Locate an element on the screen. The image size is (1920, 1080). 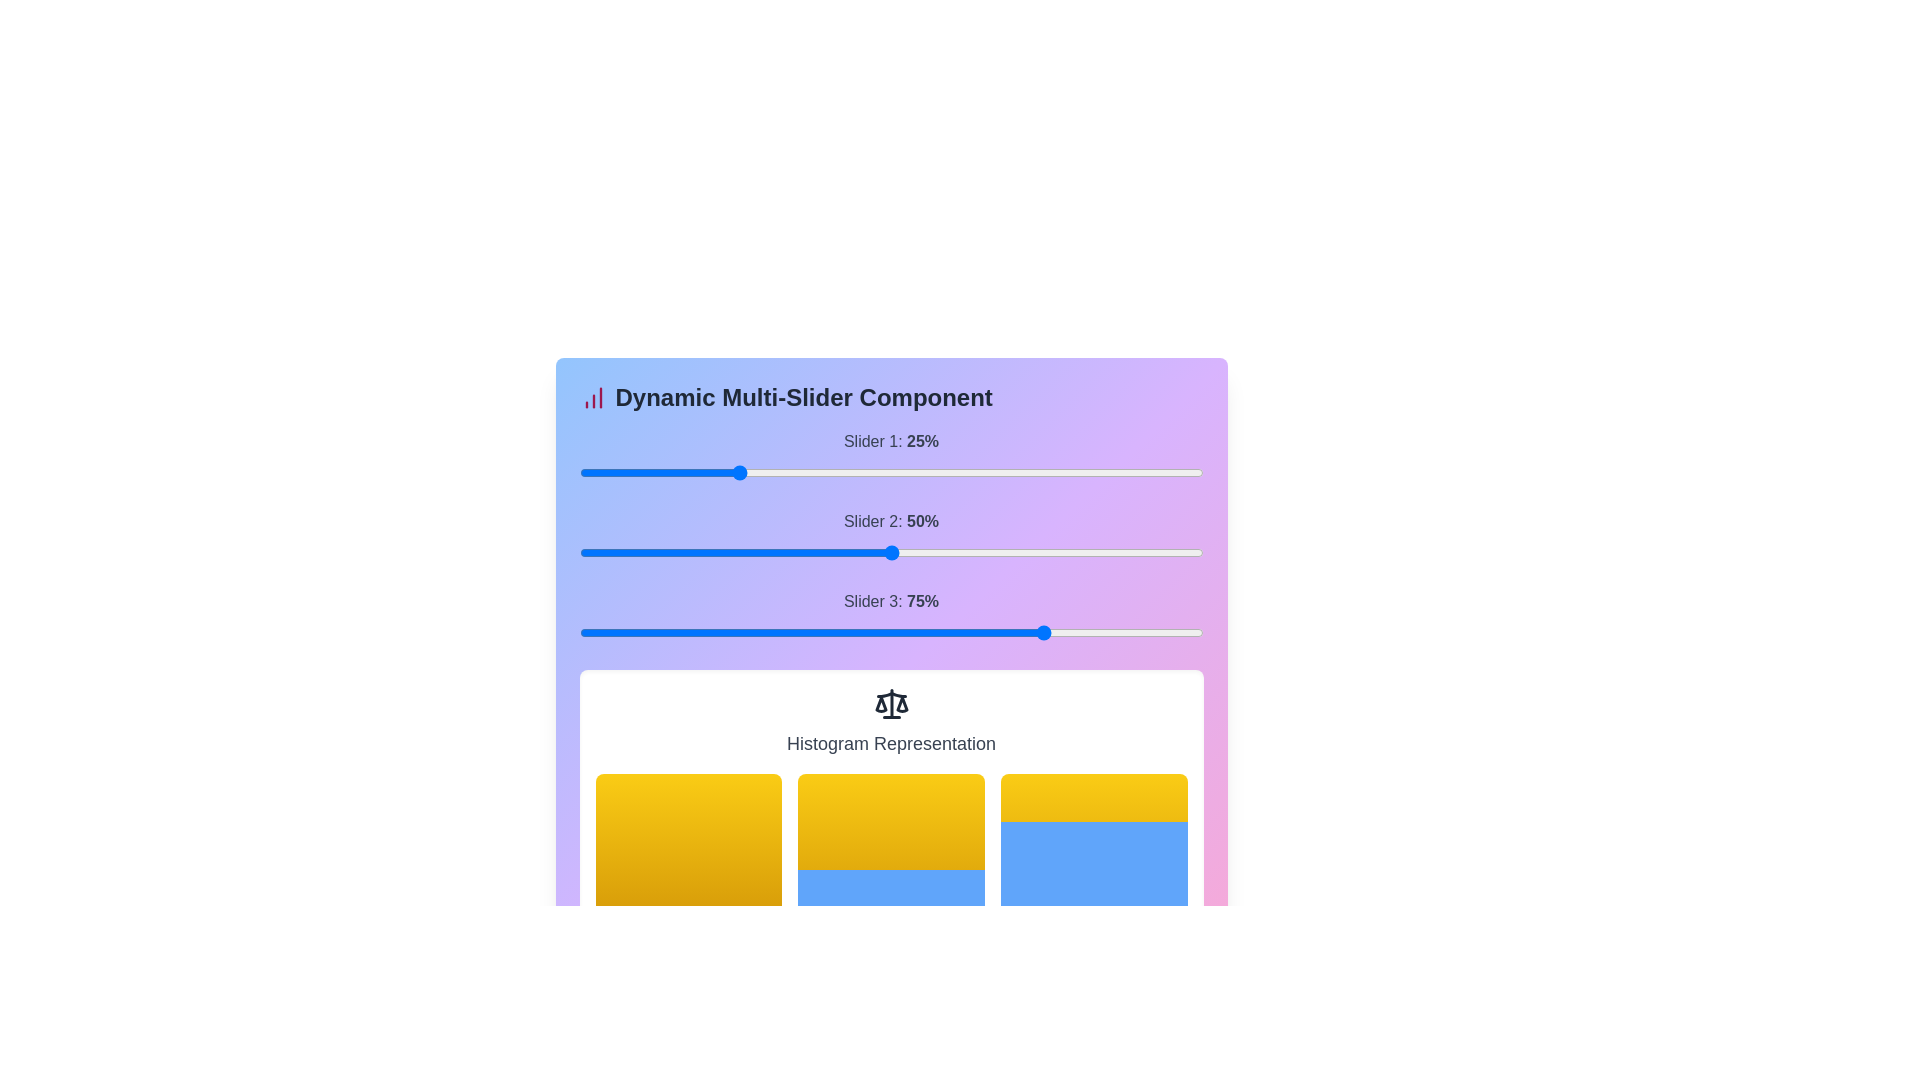
the slider 1 to 92% to observe histogram changes is located at coordinates (1178, 473).